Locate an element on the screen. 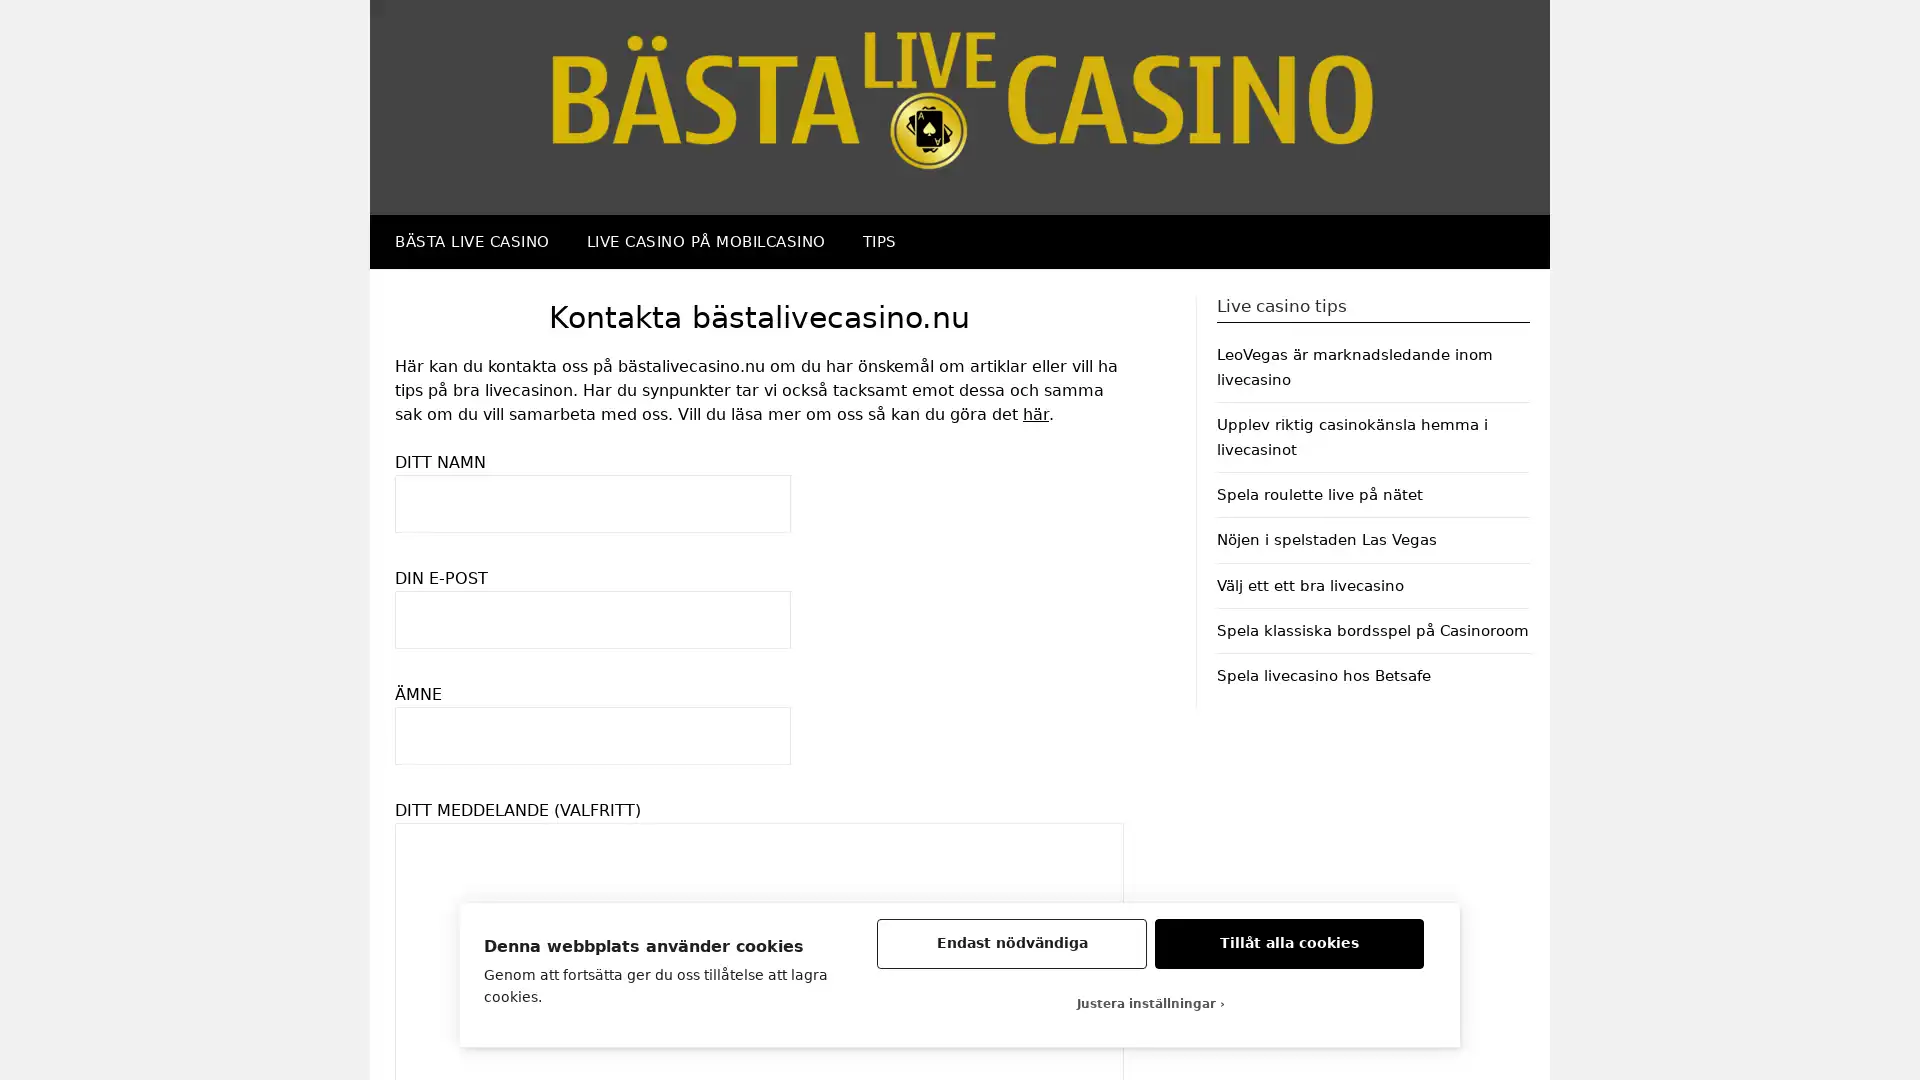  Justera installningar is located at coordinates (1150, 1003).